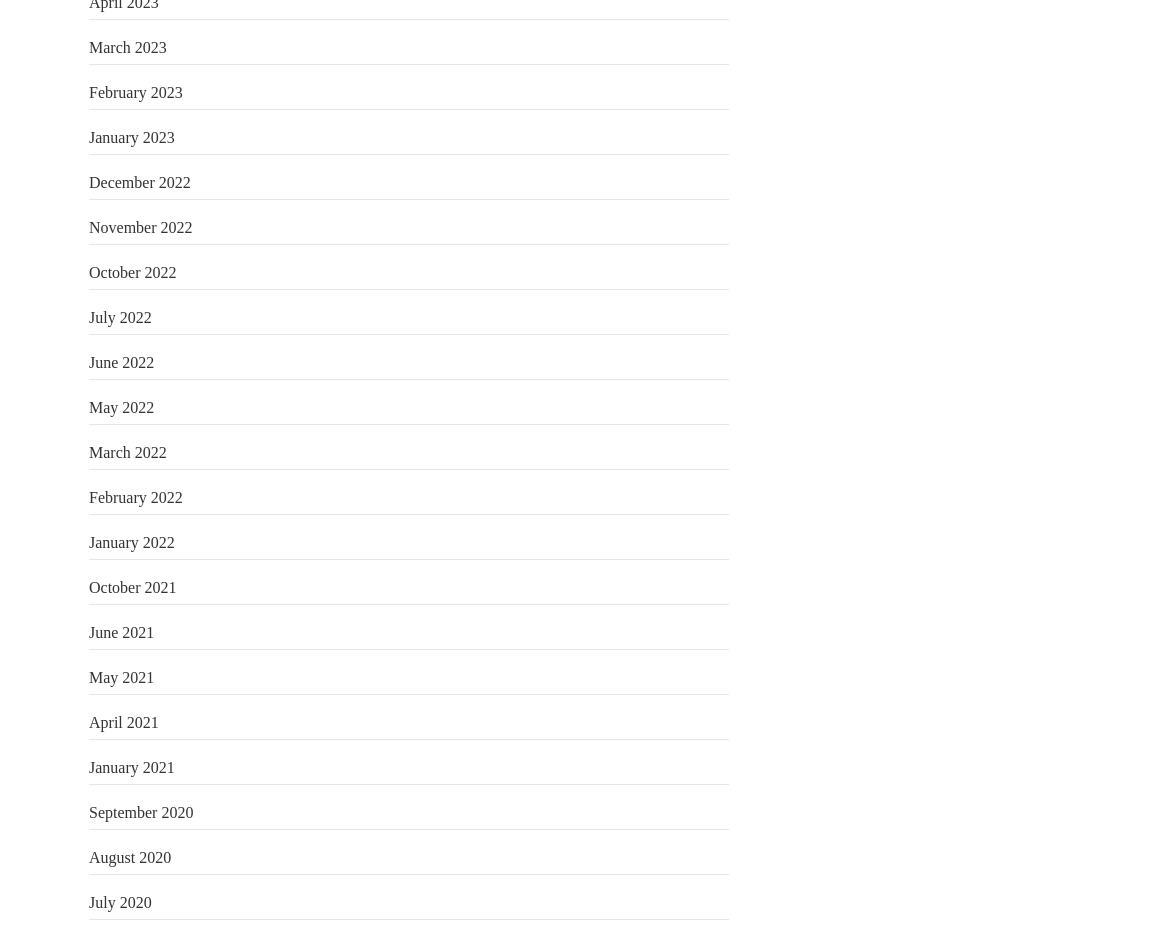 Image resolution: width=1158 pixels, height=933 pixels. What do you see at coordinates (120, 406) in the screenshot?
I see `'May 2022'` at bounding box center [120, 406].